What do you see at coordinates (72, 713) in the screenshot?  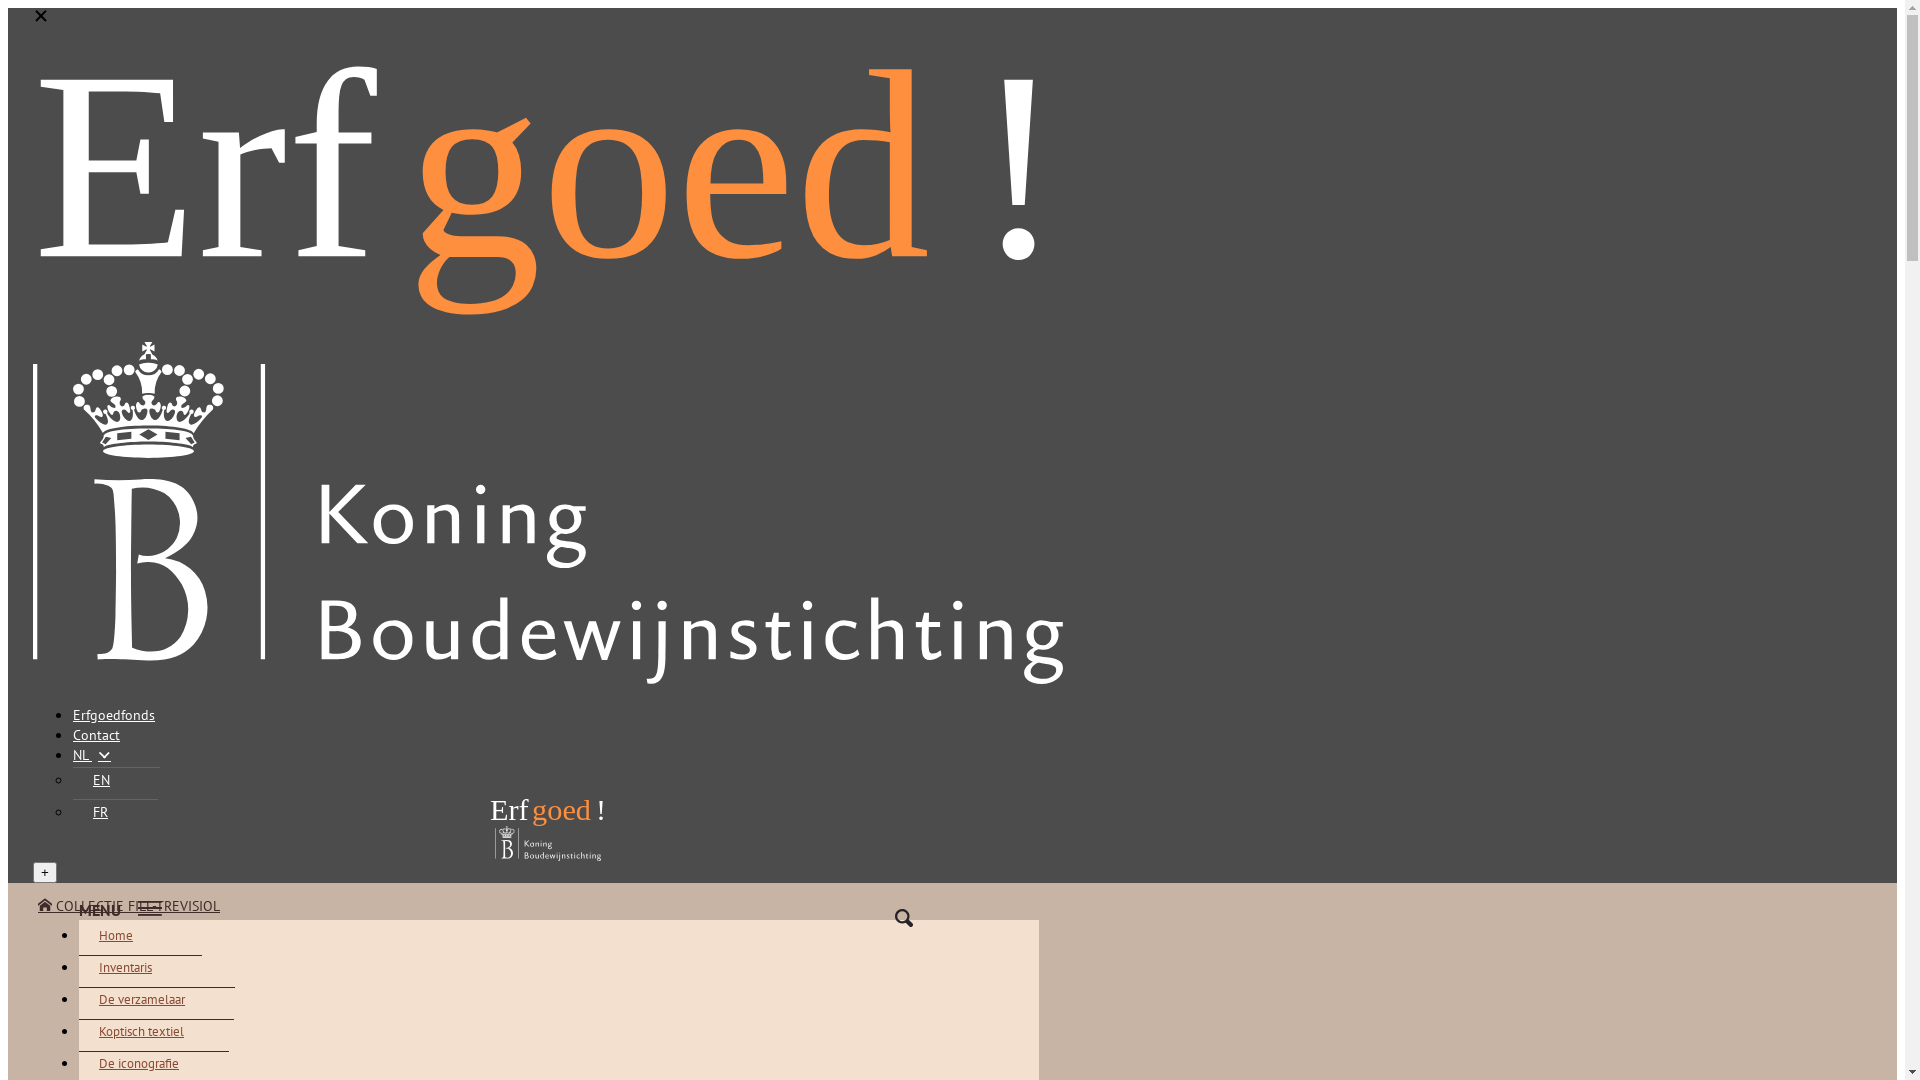 I see `'Erfgoedfonds'` at bounding box center [72, 713].